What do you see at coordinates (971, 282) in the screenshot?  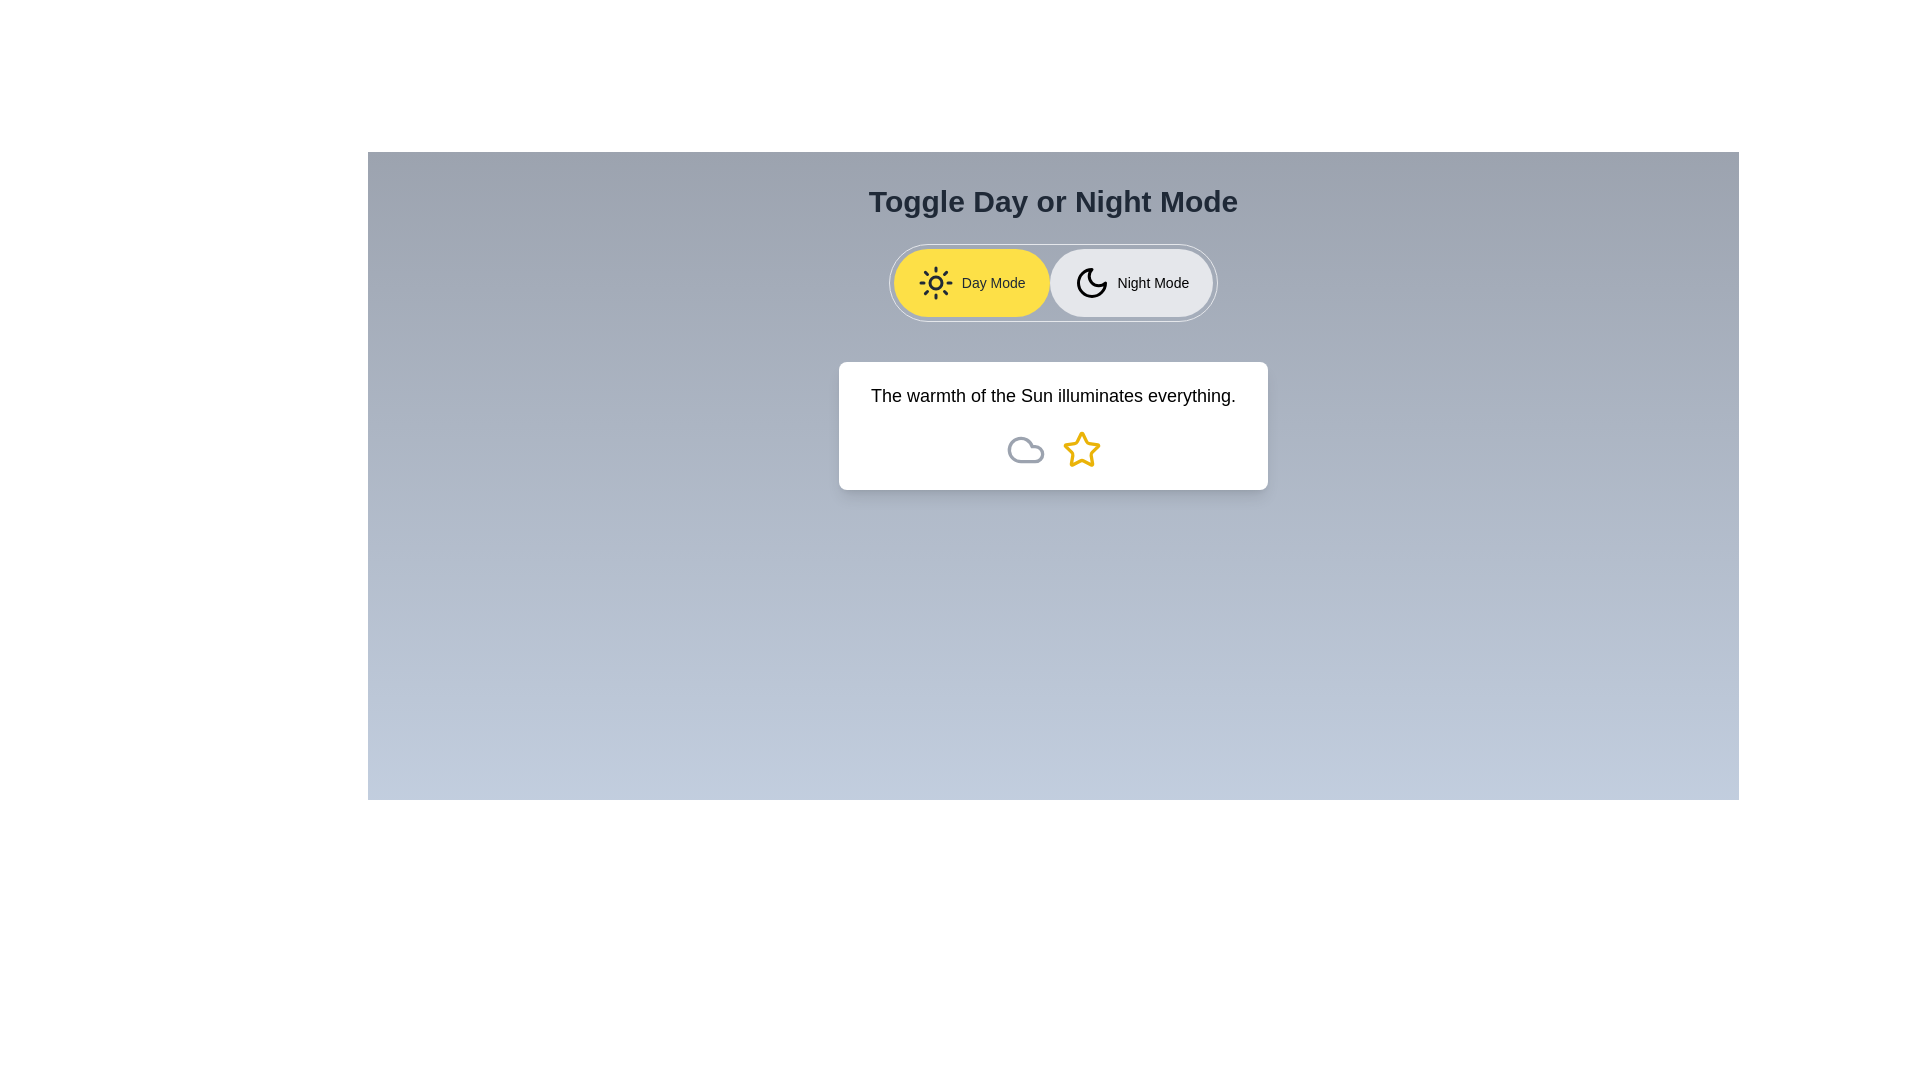 I see `the button labeled Day Mode to observe its hover effect` at bounding box center [971, 282].